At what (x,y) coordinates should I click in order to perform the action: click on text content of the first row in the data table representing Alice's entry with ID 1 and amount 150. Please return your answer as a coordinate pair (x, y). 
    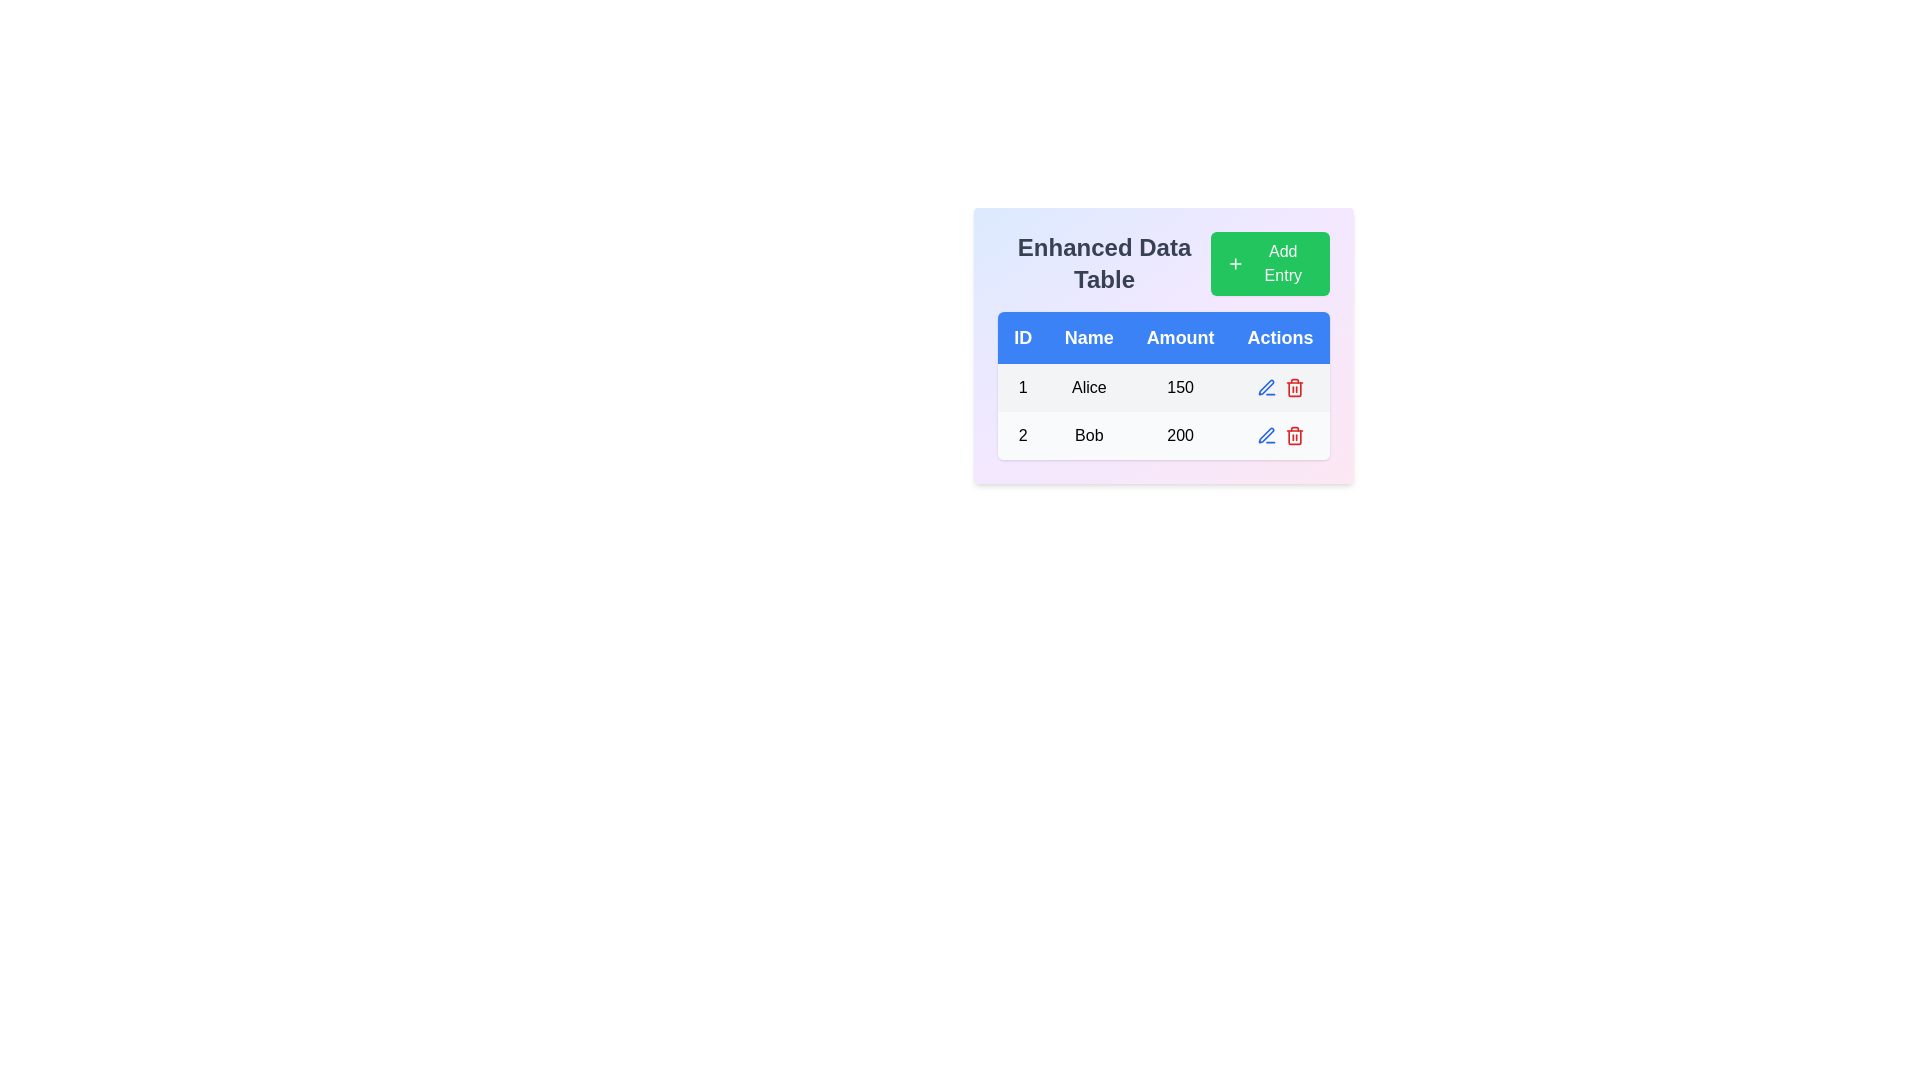
    Looking at the image, I should click on (1163, 388).